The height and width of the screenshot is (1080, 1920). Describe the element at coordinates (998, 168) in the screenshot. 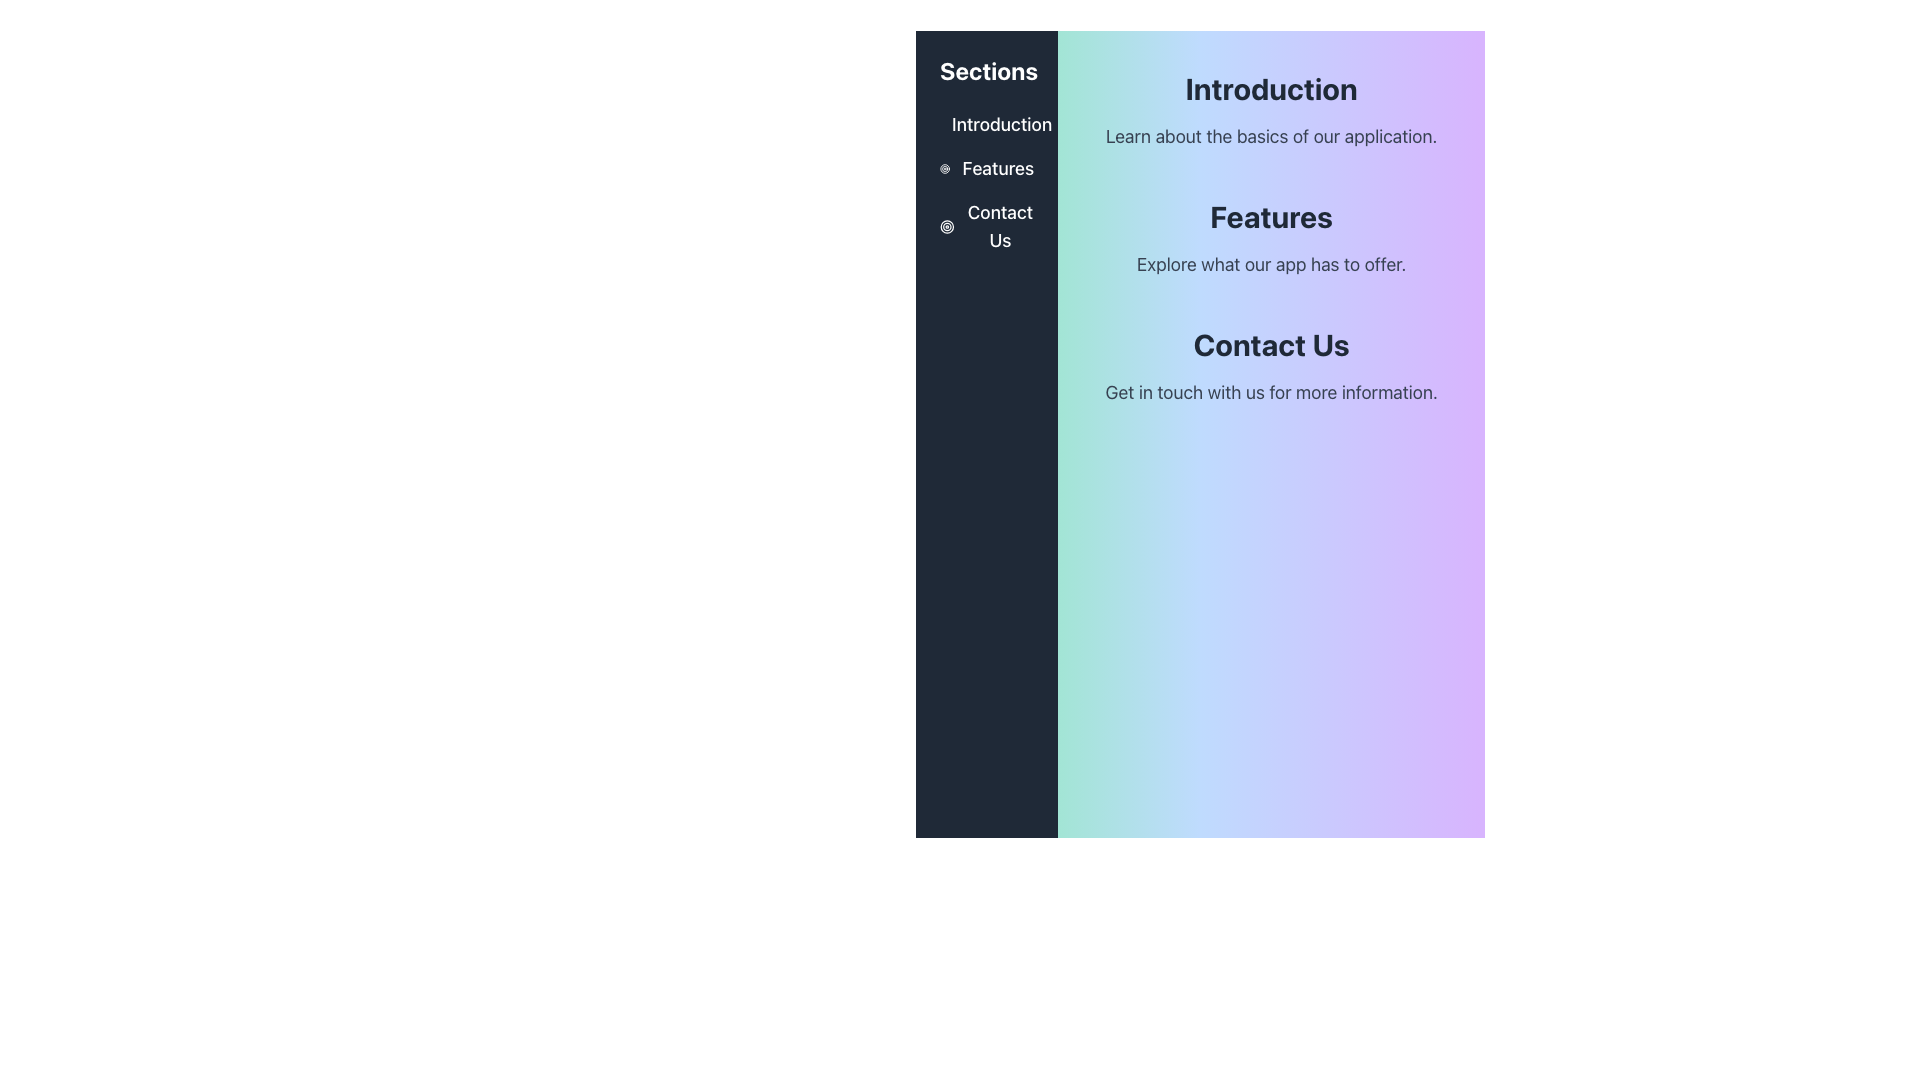

I see `the hyperlink that navigates to the 'Features' section, located in the second position under the 'Sections' side navigation menu` at that location.